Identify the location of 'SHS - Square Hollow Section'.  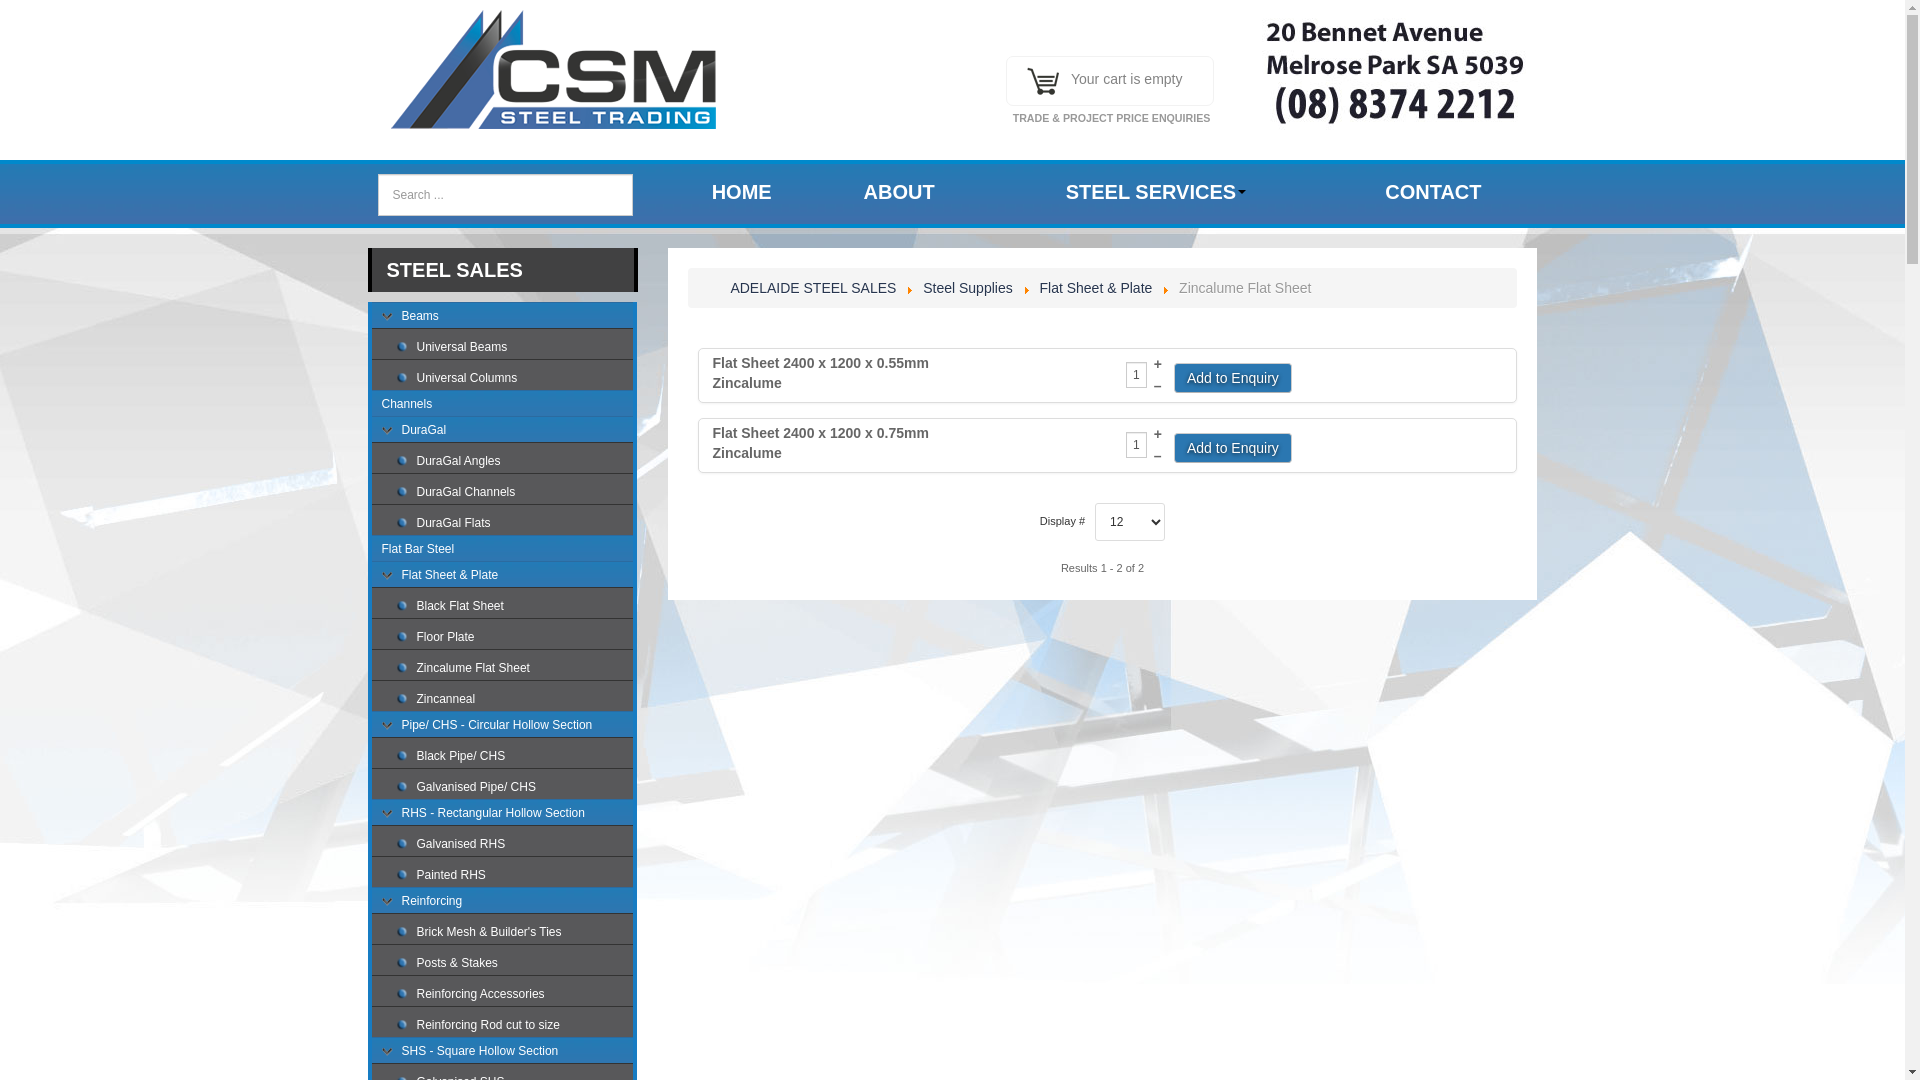
(392, 1052).